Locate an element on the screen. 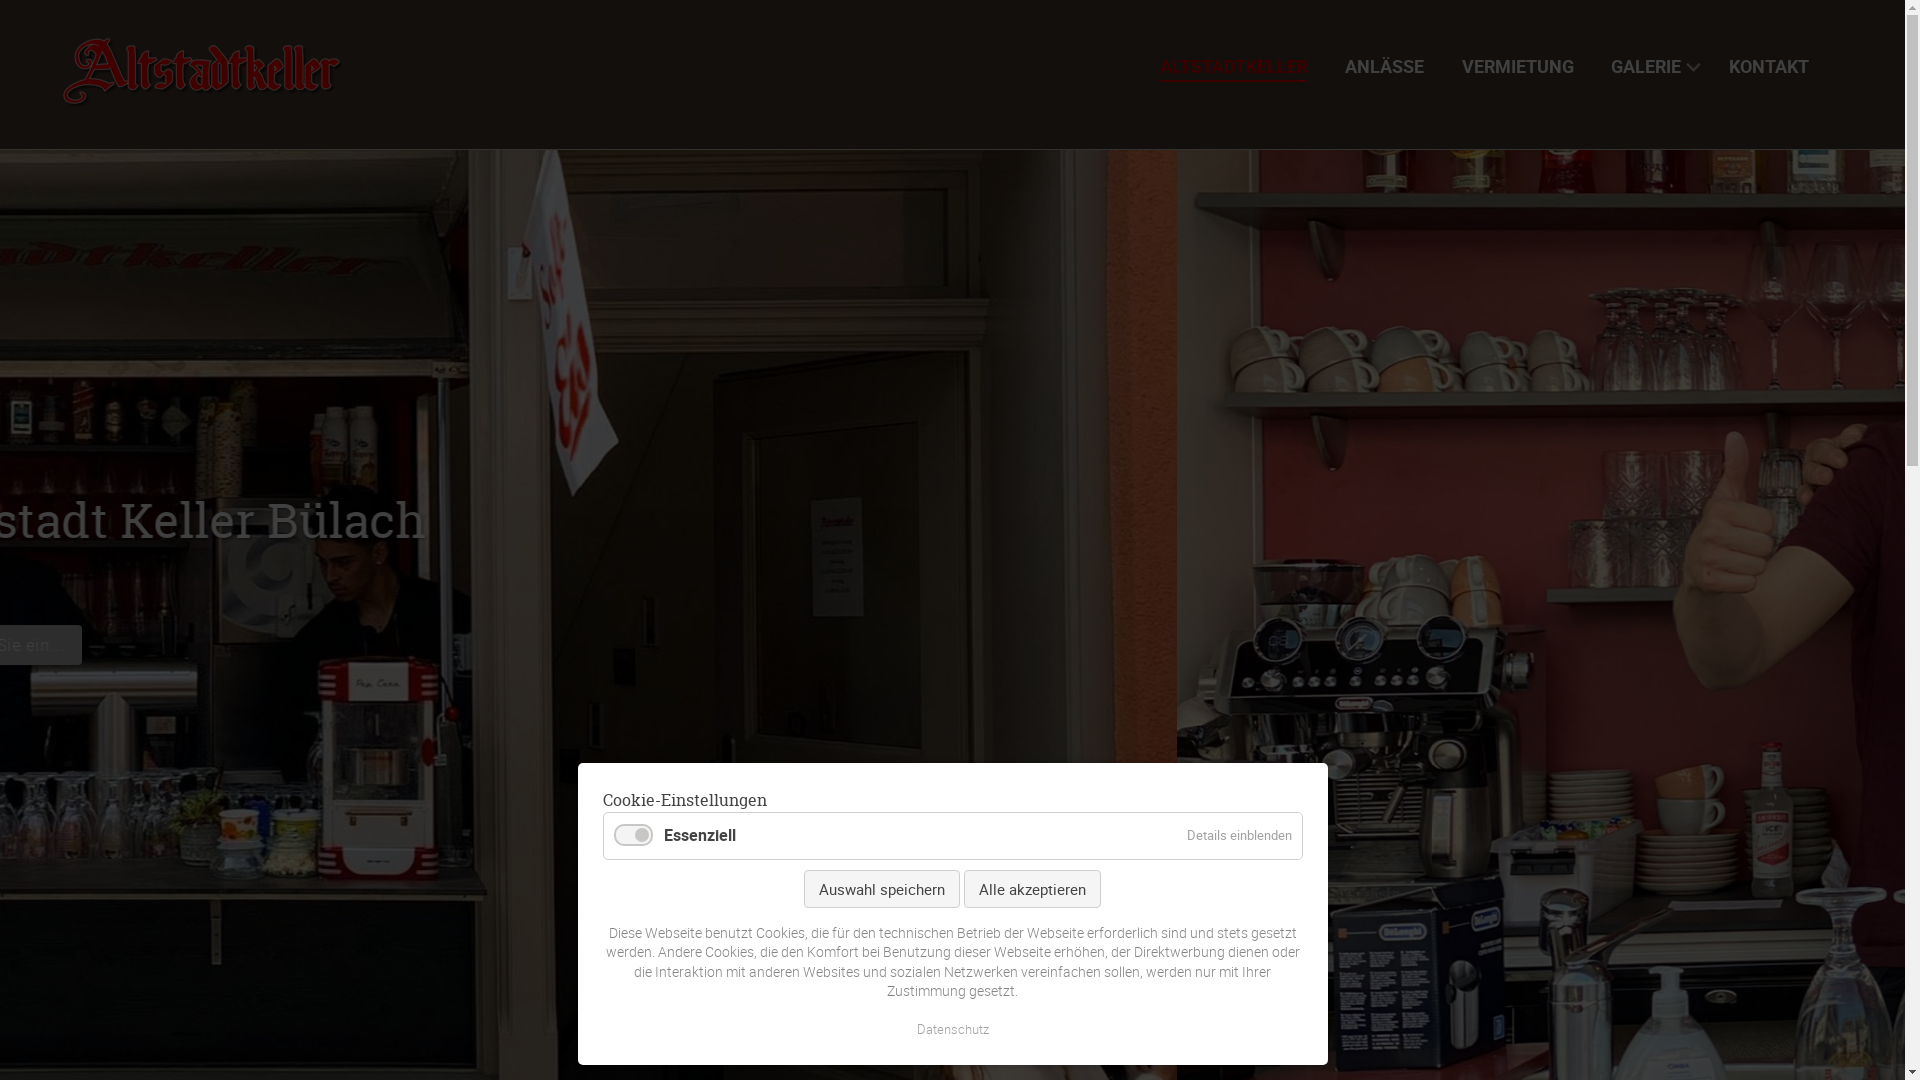 This screenshot has height=1080, width=1920. 'ALTSTADTKELLER' is located at coordinates (1240, 65).